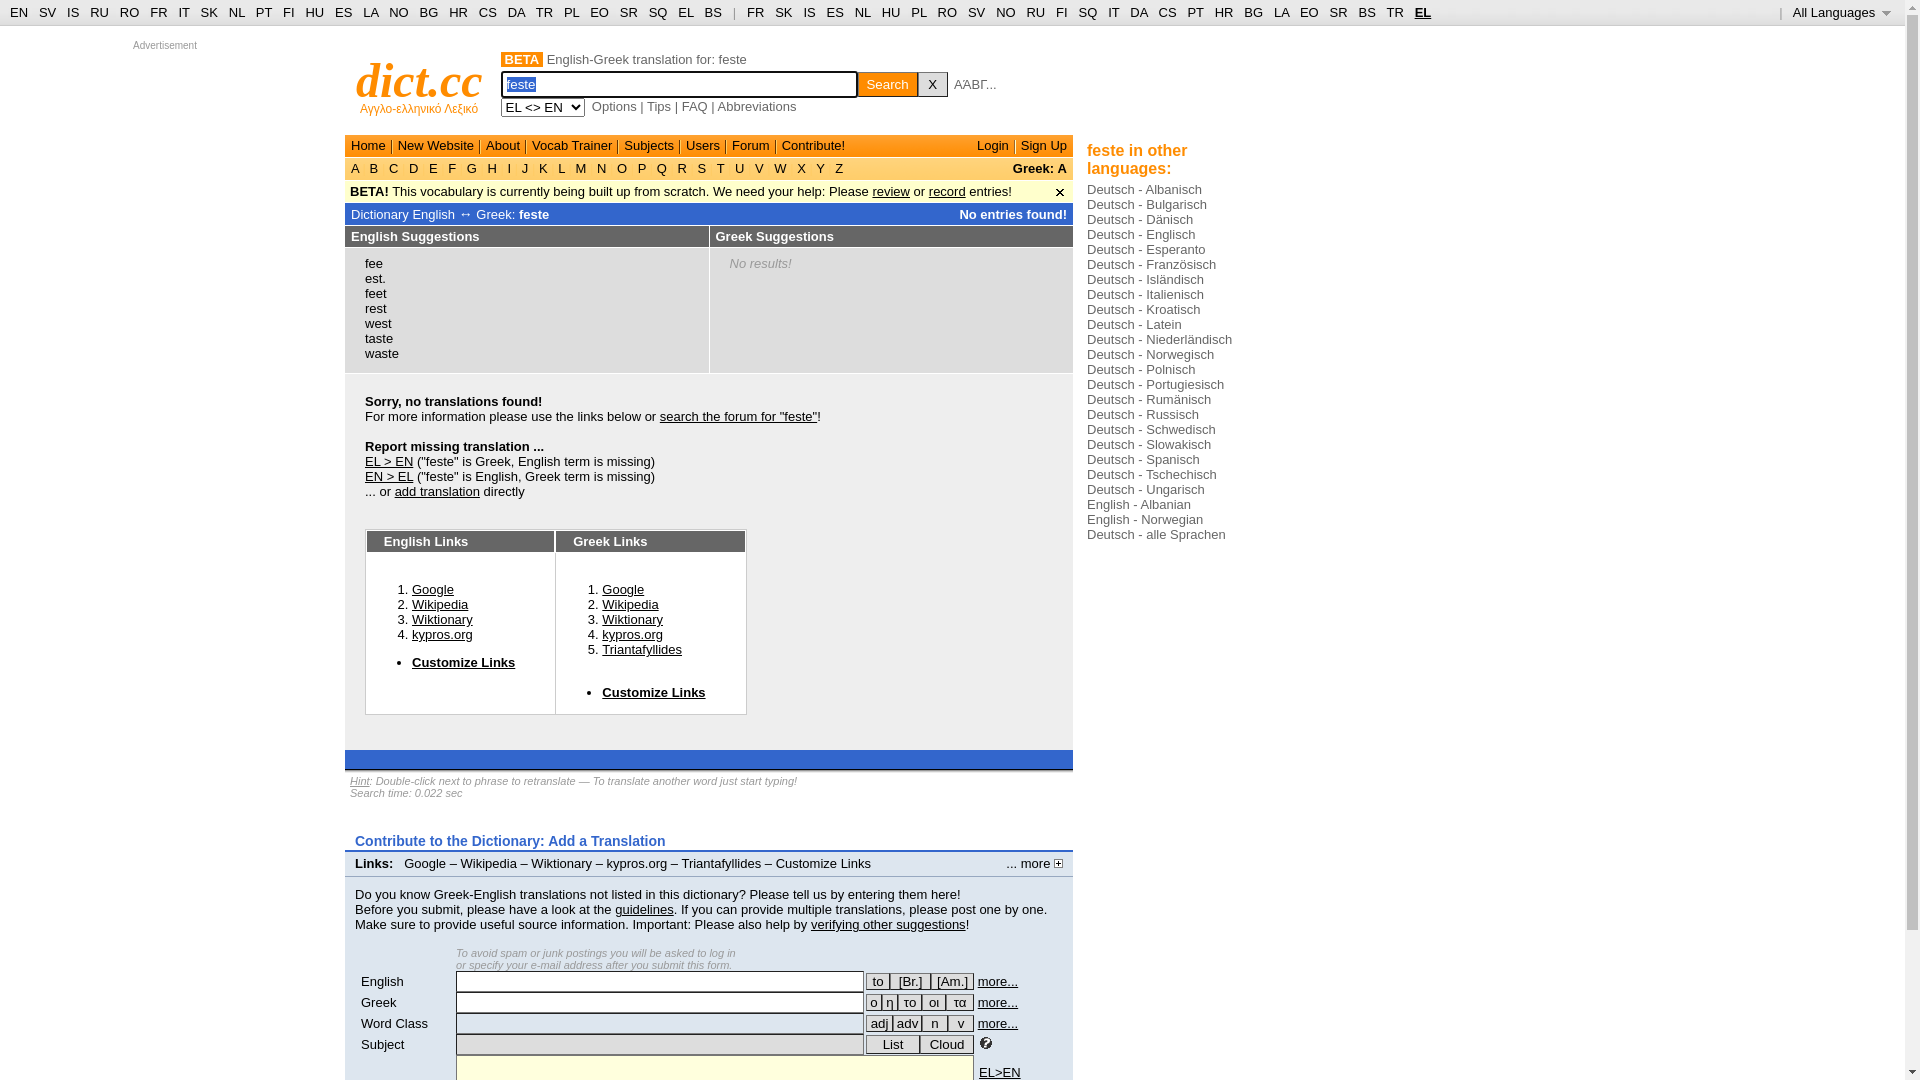 This screenshot has width=1920, height=1080. Describe the element at coordinates (509, 167) in the screenshot. I see `'I'` at that location.